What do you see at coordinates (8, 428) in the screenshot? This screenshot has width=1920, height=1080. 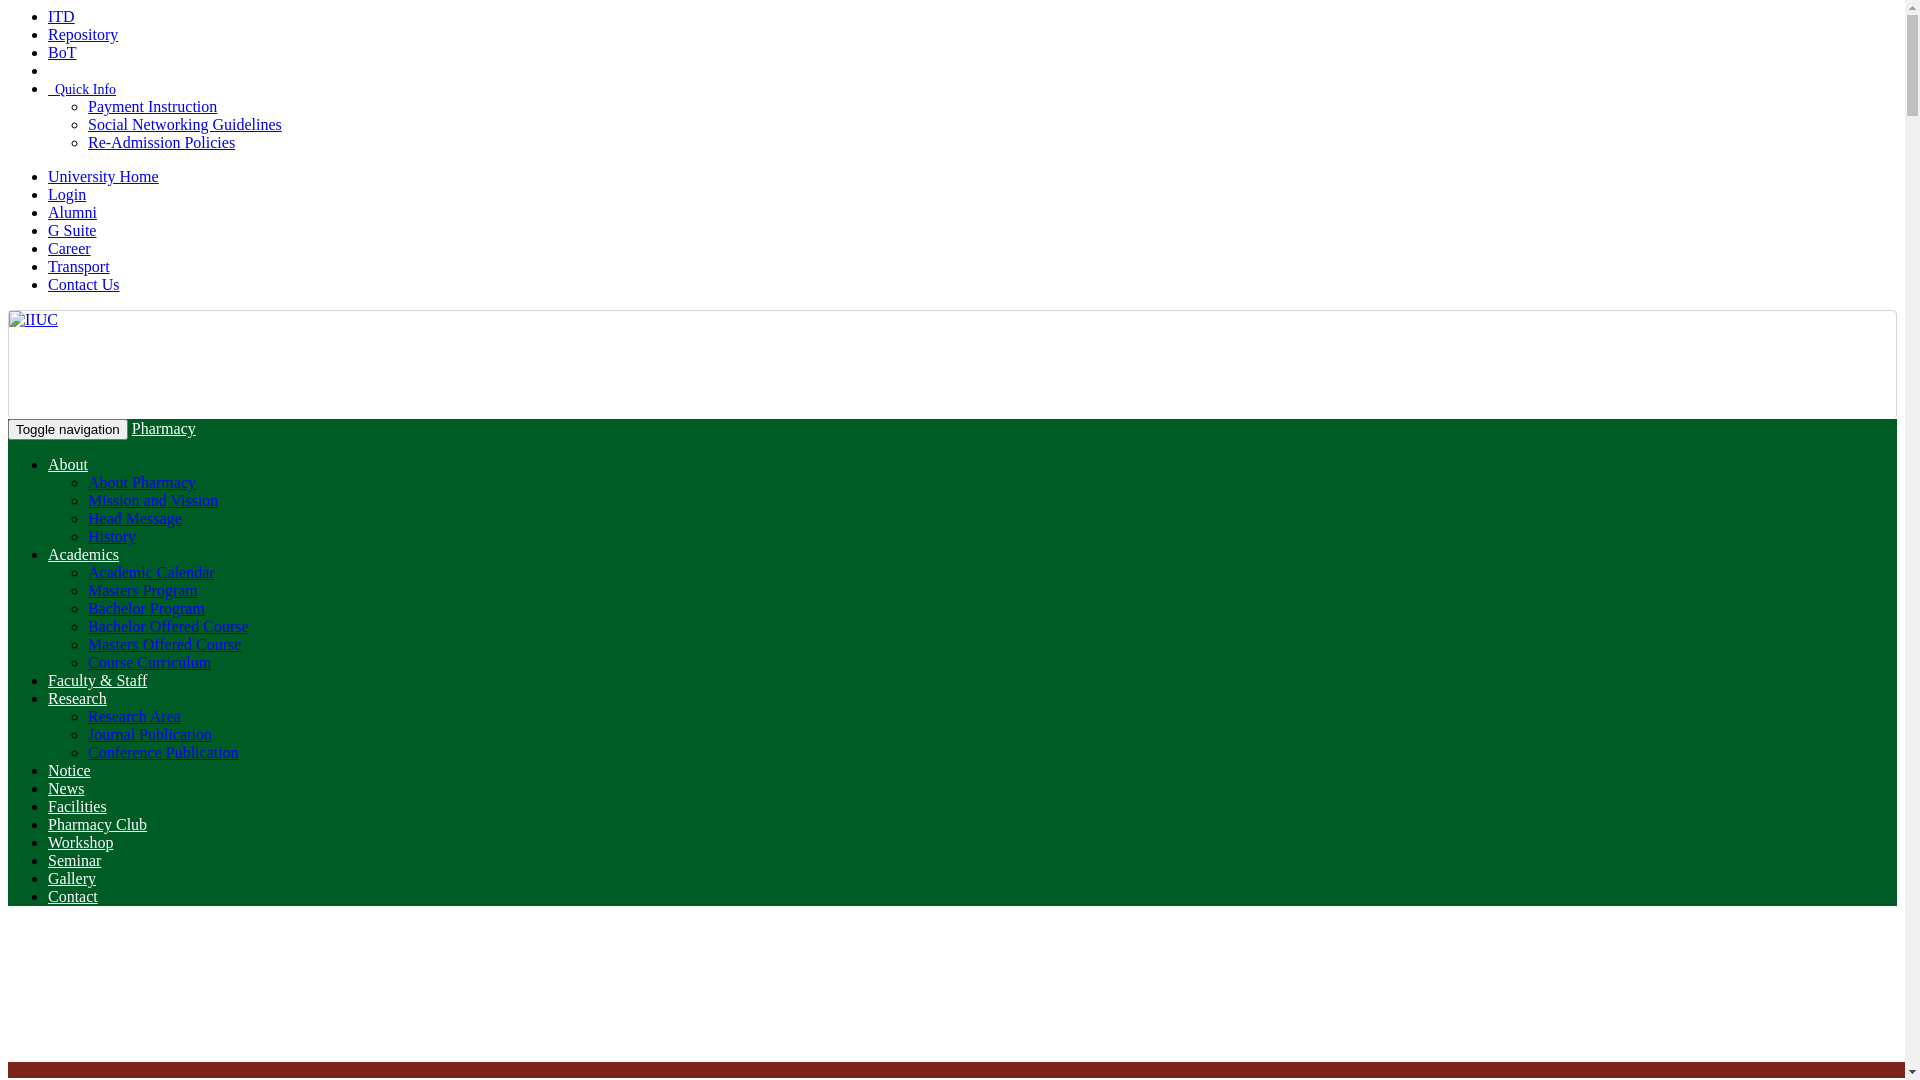 I see `'Toggle navigation'` at bounding box center [8, 428].